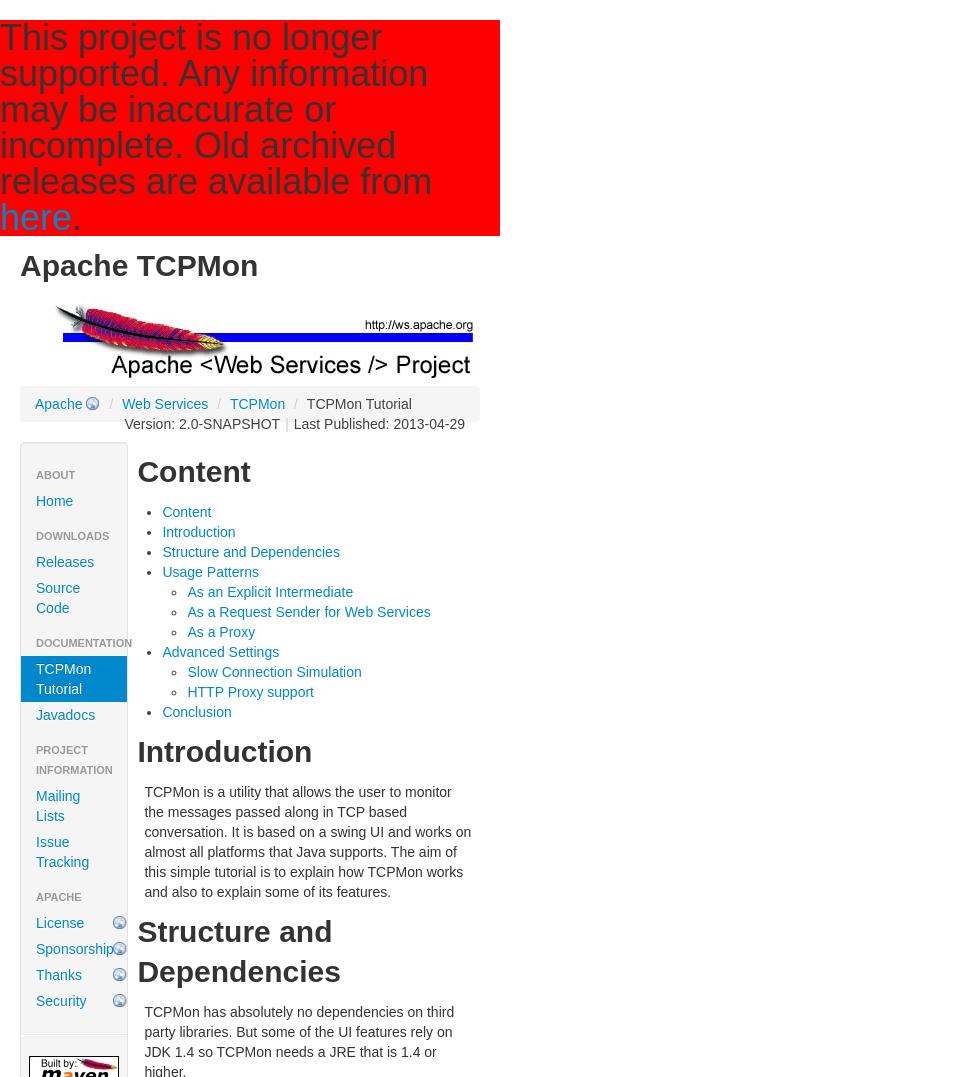  I want to click on 'As a Request Sender for Web Services', so click(186, 610).